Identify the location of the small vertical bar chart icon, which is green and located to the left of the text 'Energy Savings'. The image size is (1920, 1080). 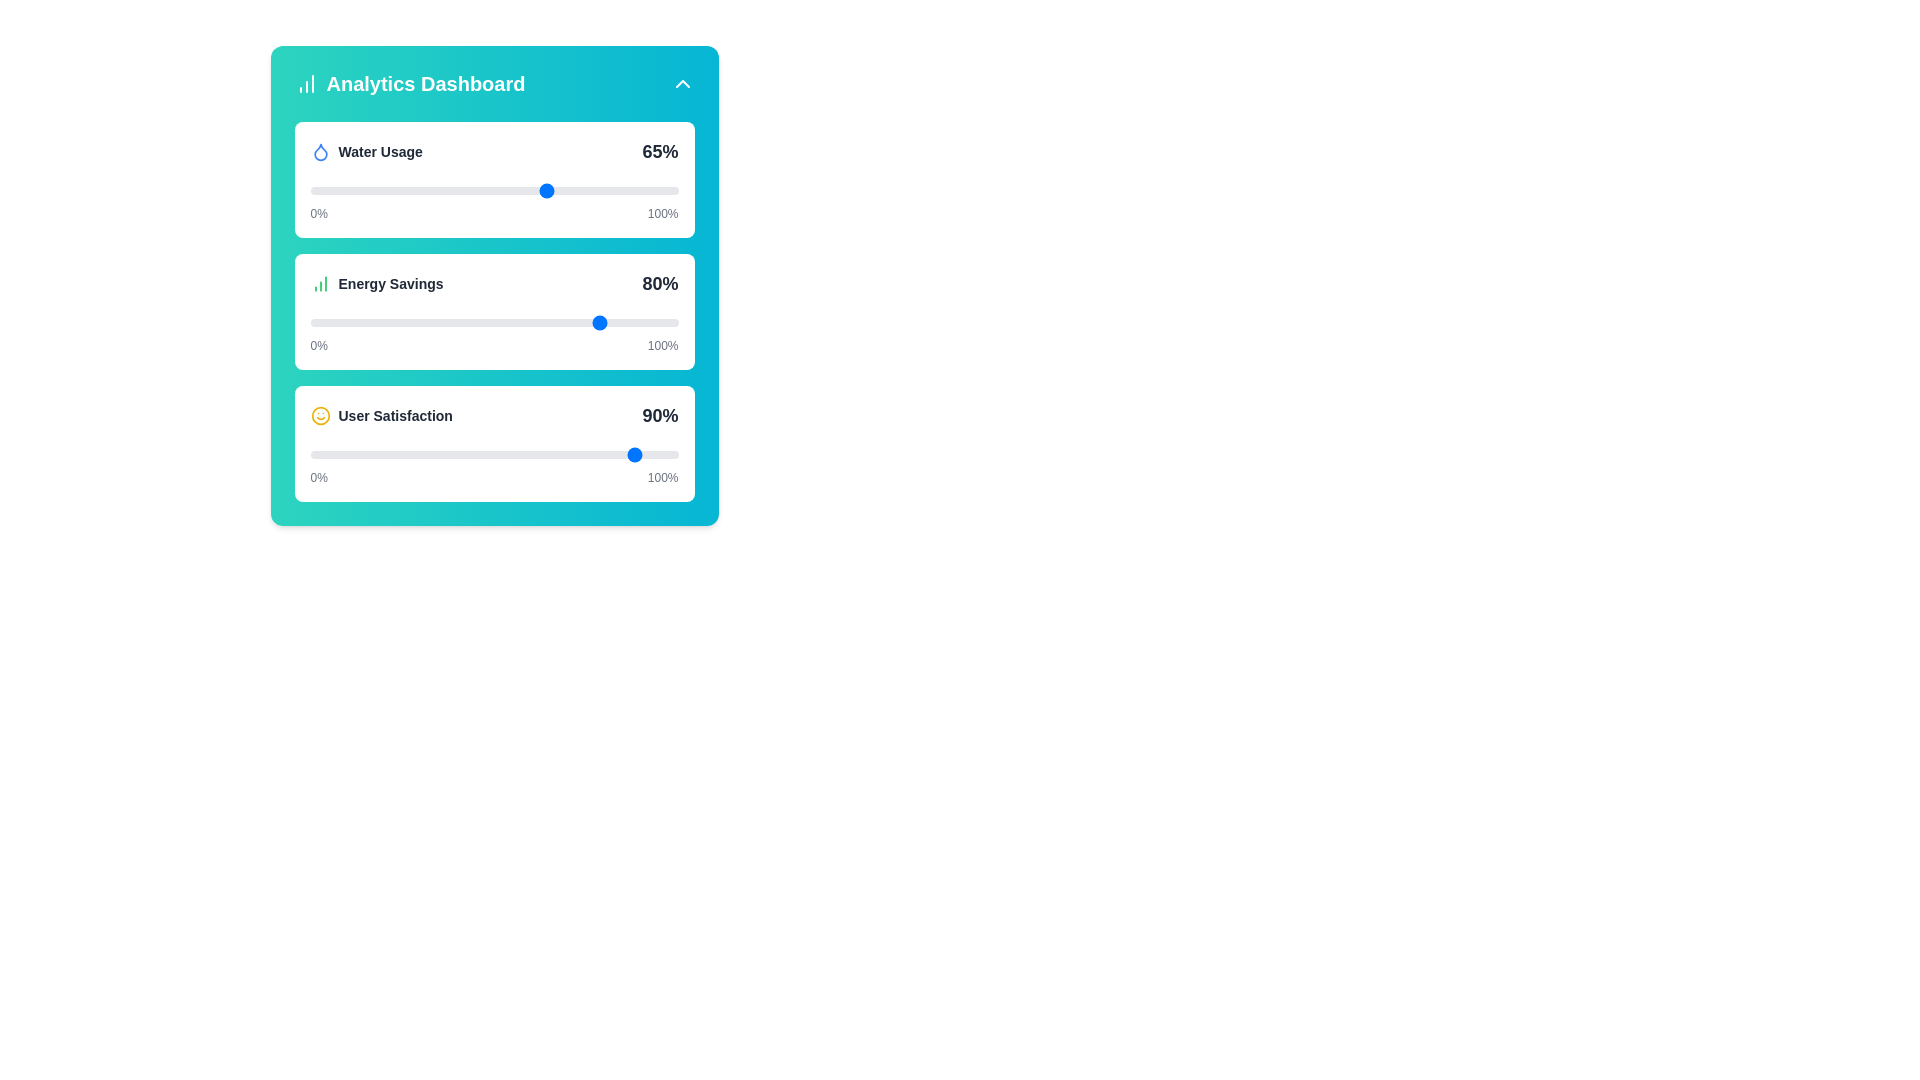
(320, 284).